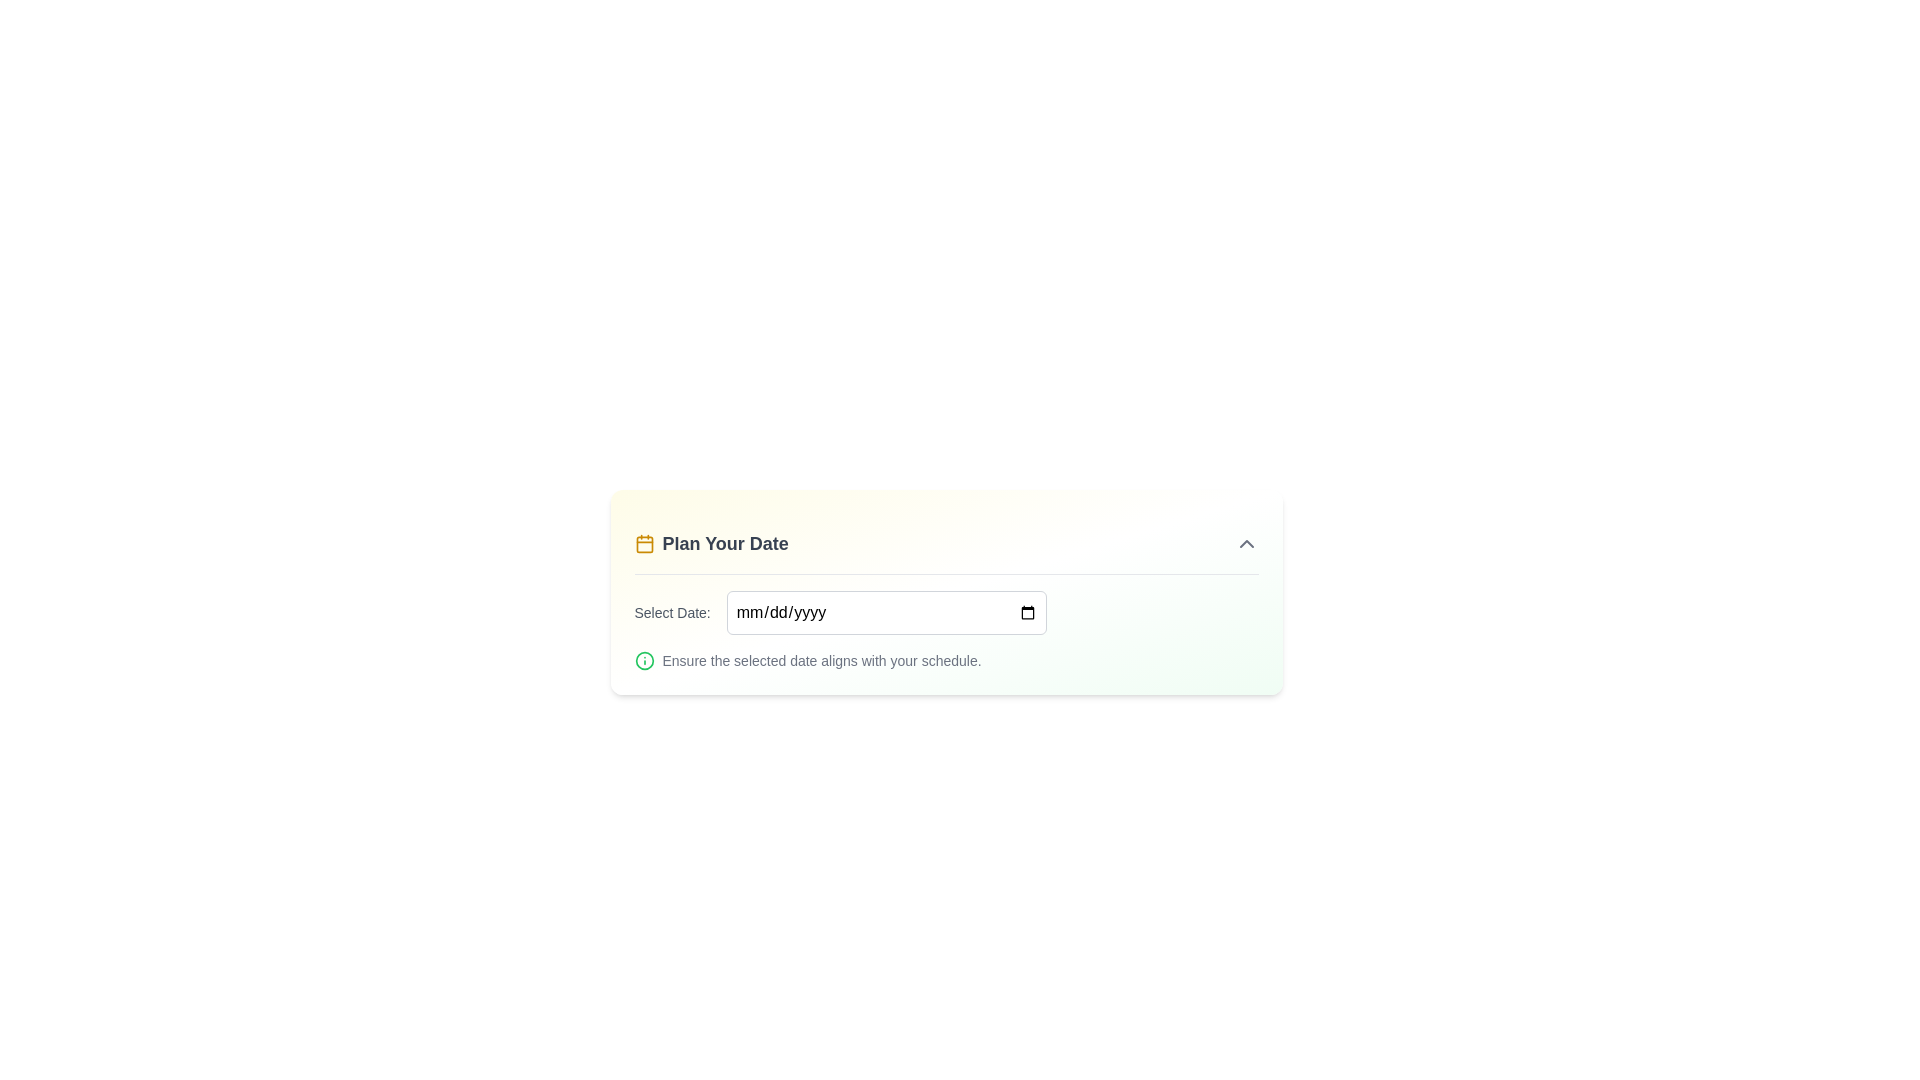  What do you see at coordinates (644, 544) in the screenshot?
I see `the calendar graphic icon located in the top-left corner of the 'Plan Your Date' component by moving the cursor to its center` at bounding box center [644, 544].